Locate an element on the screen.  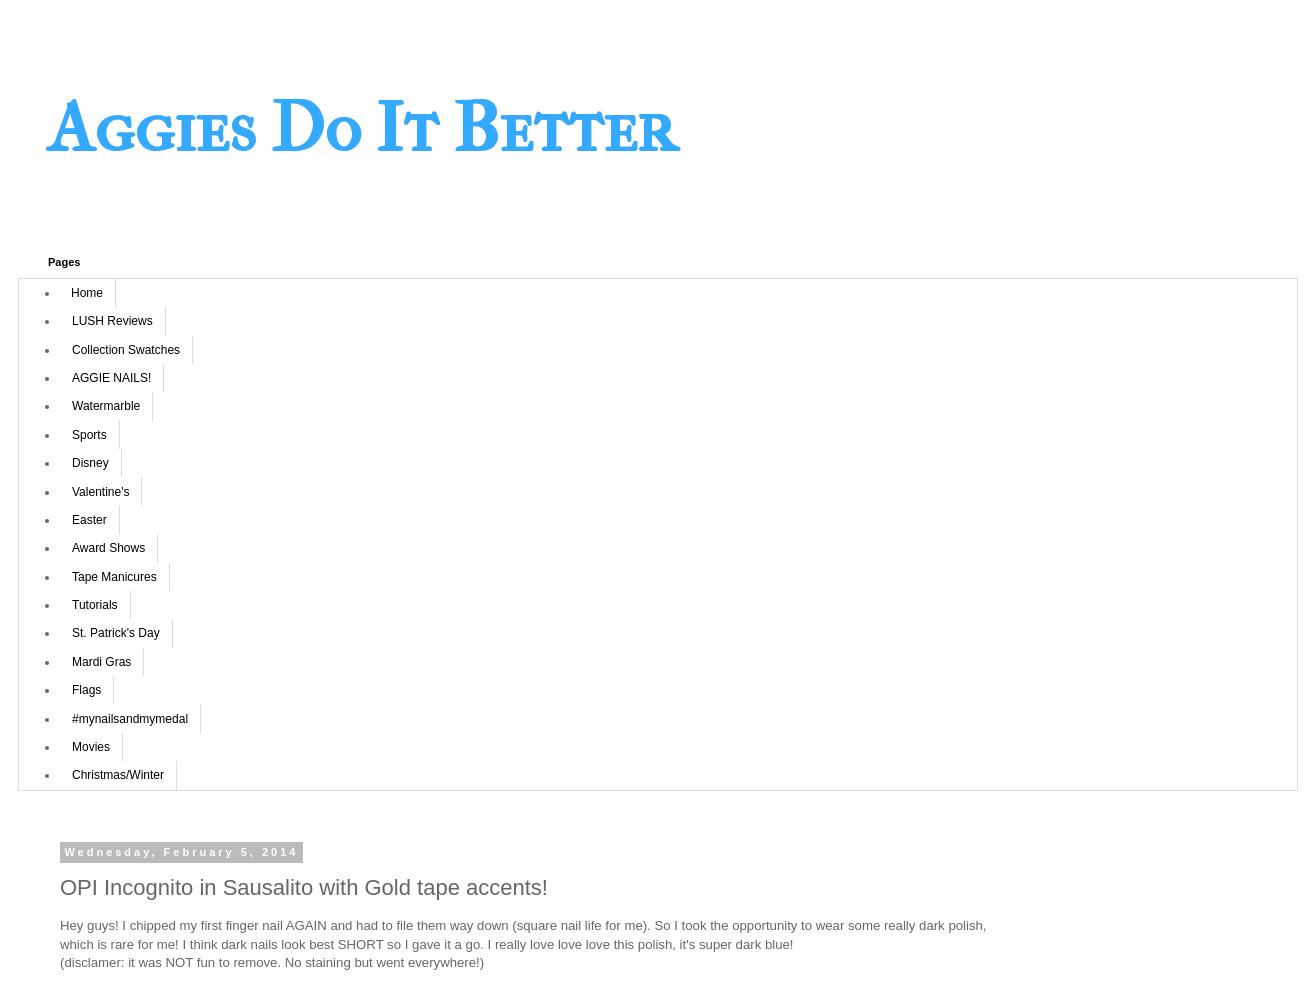
'Tutorials' is located at coordinates (93, 605).